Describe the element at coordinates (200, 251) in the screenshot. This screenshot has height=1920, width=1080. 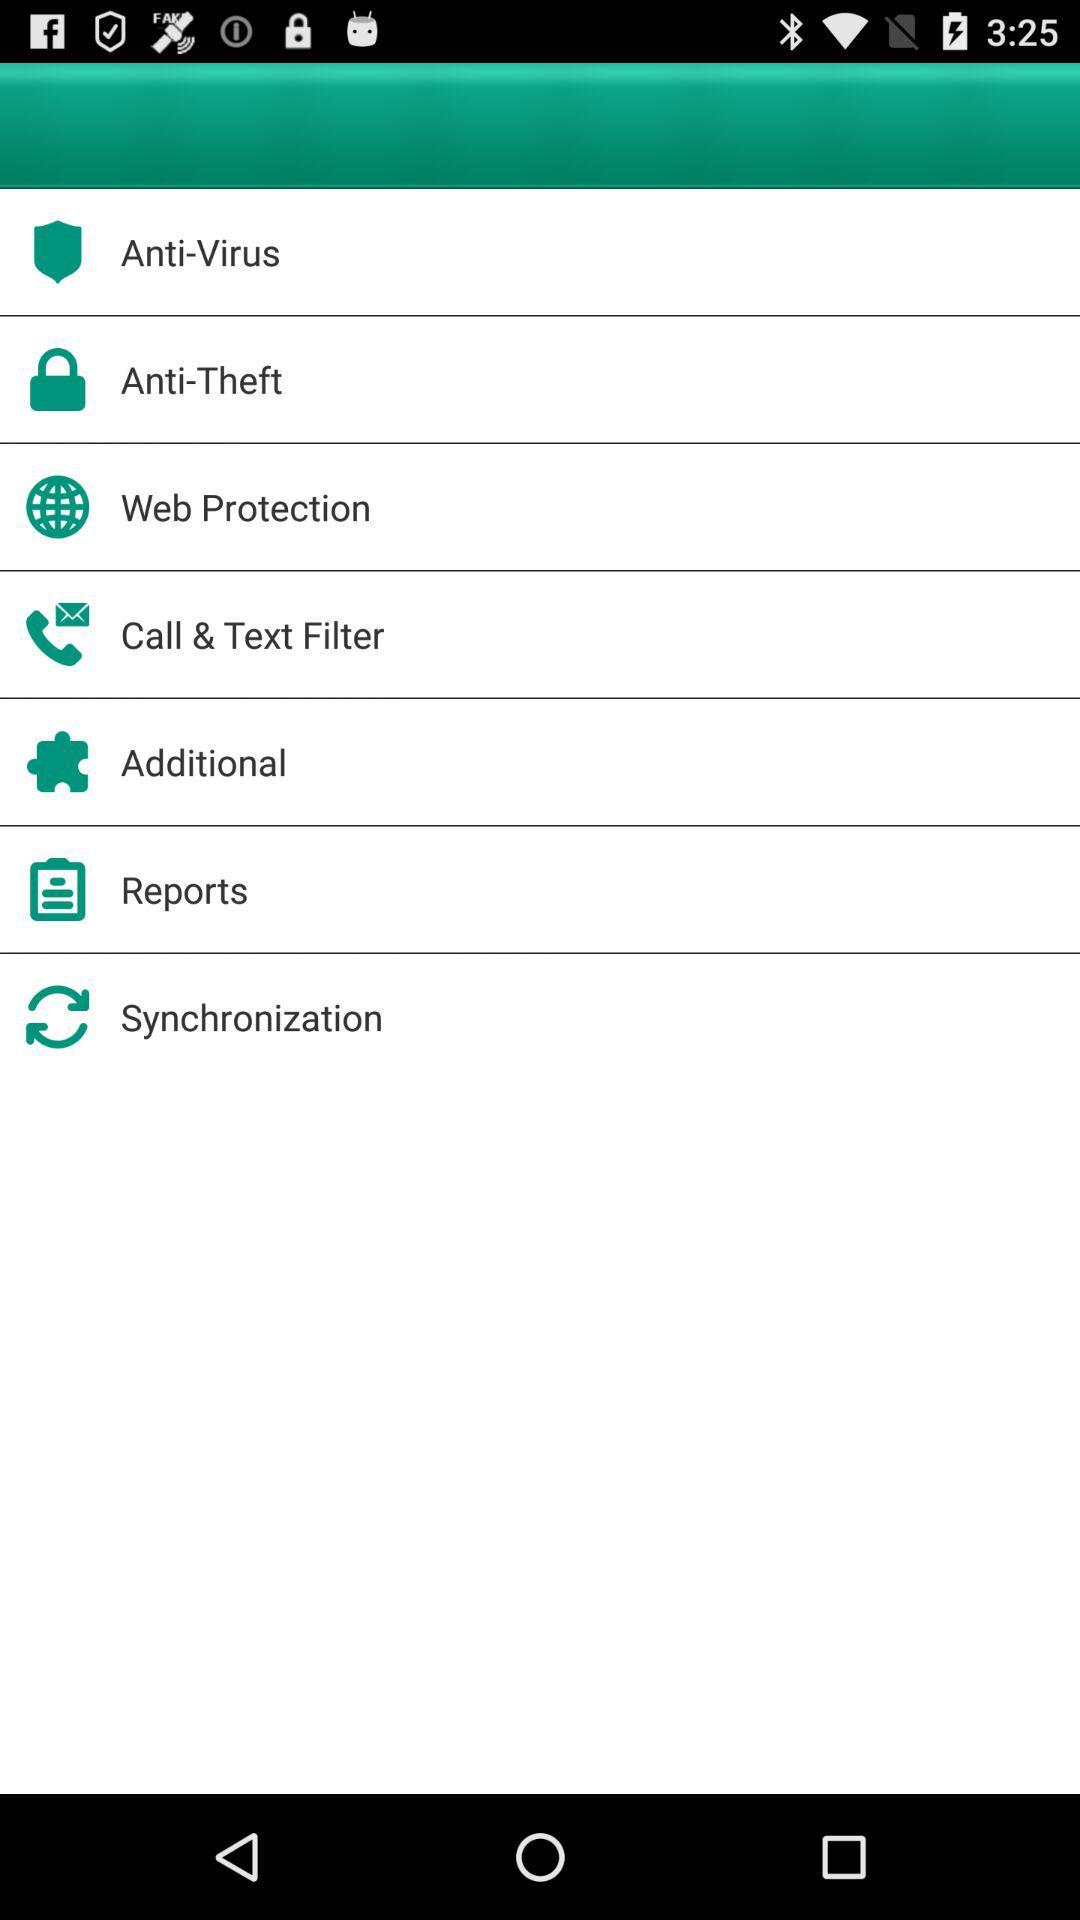
I see `anti-virus icon` at that location.